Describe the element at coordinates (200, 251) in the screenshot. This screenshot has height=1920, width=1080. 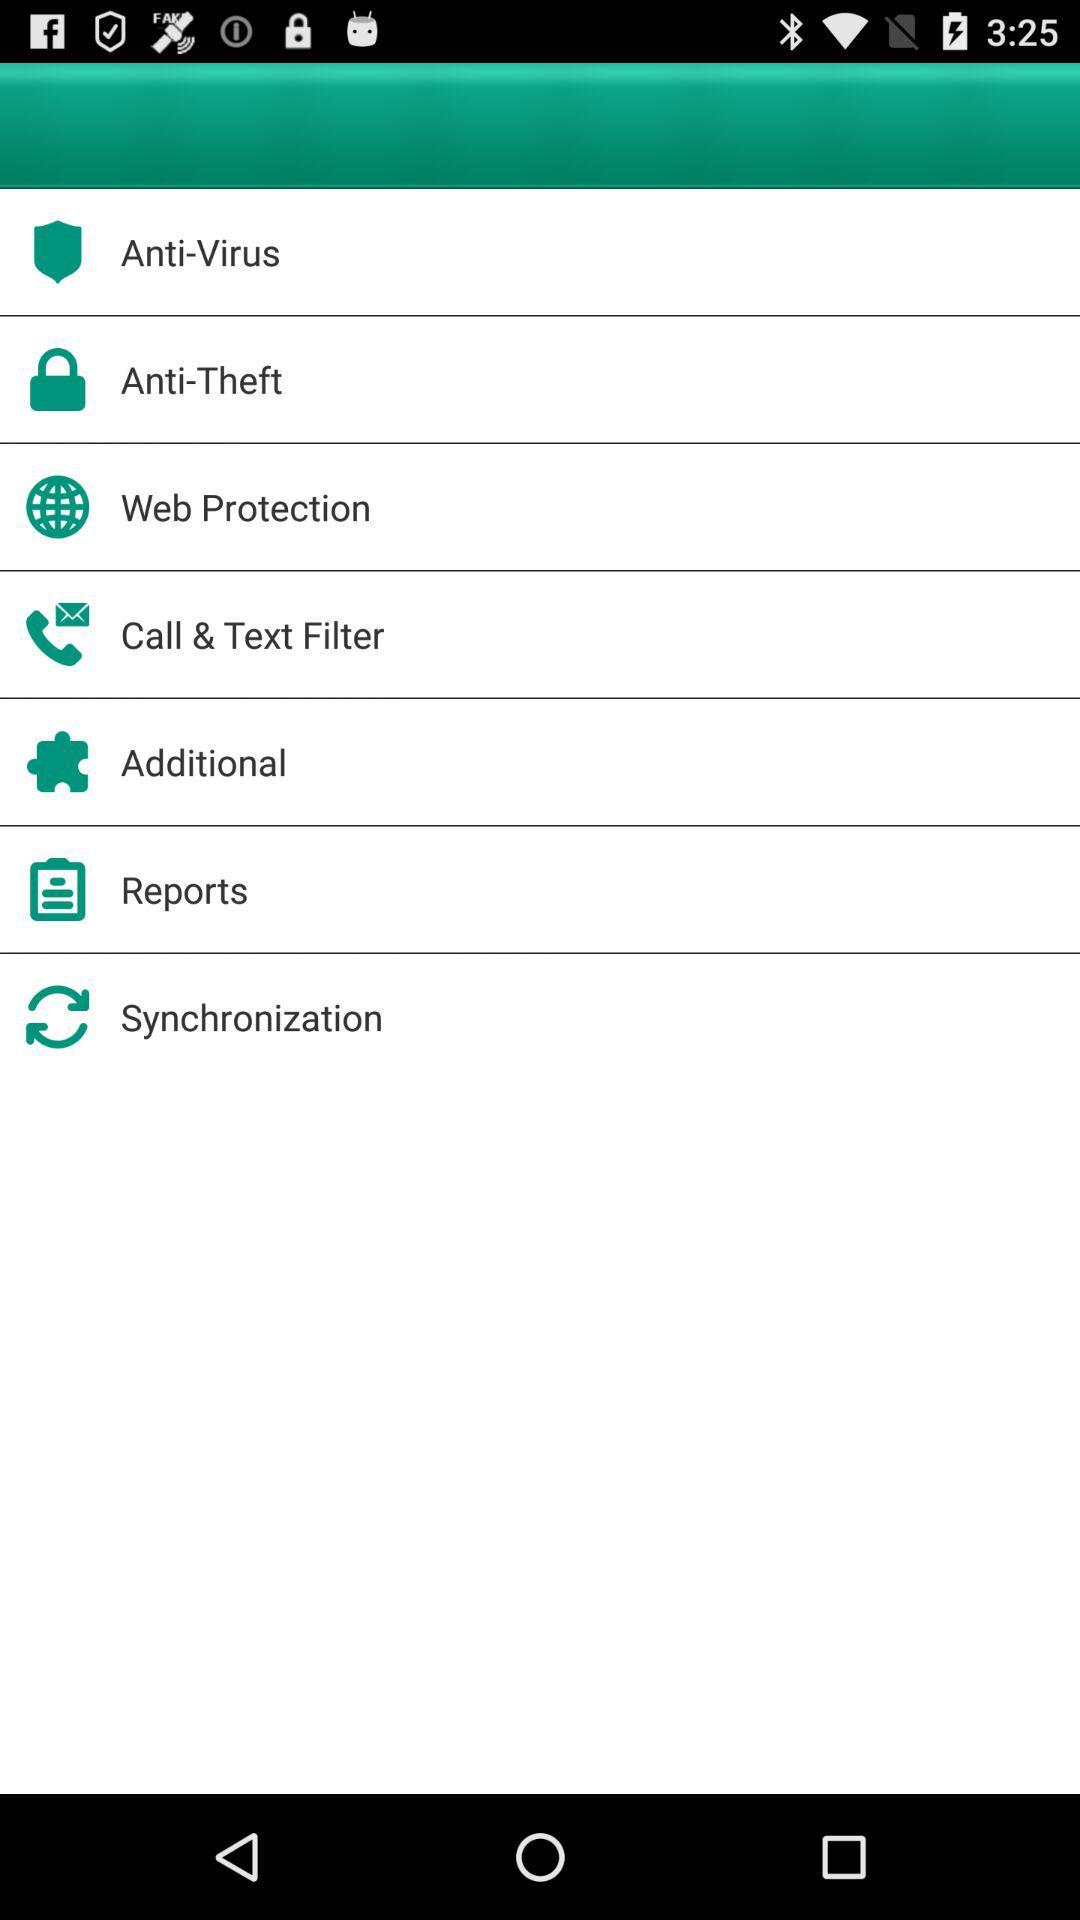
I see `anti-virus icon` at that location.